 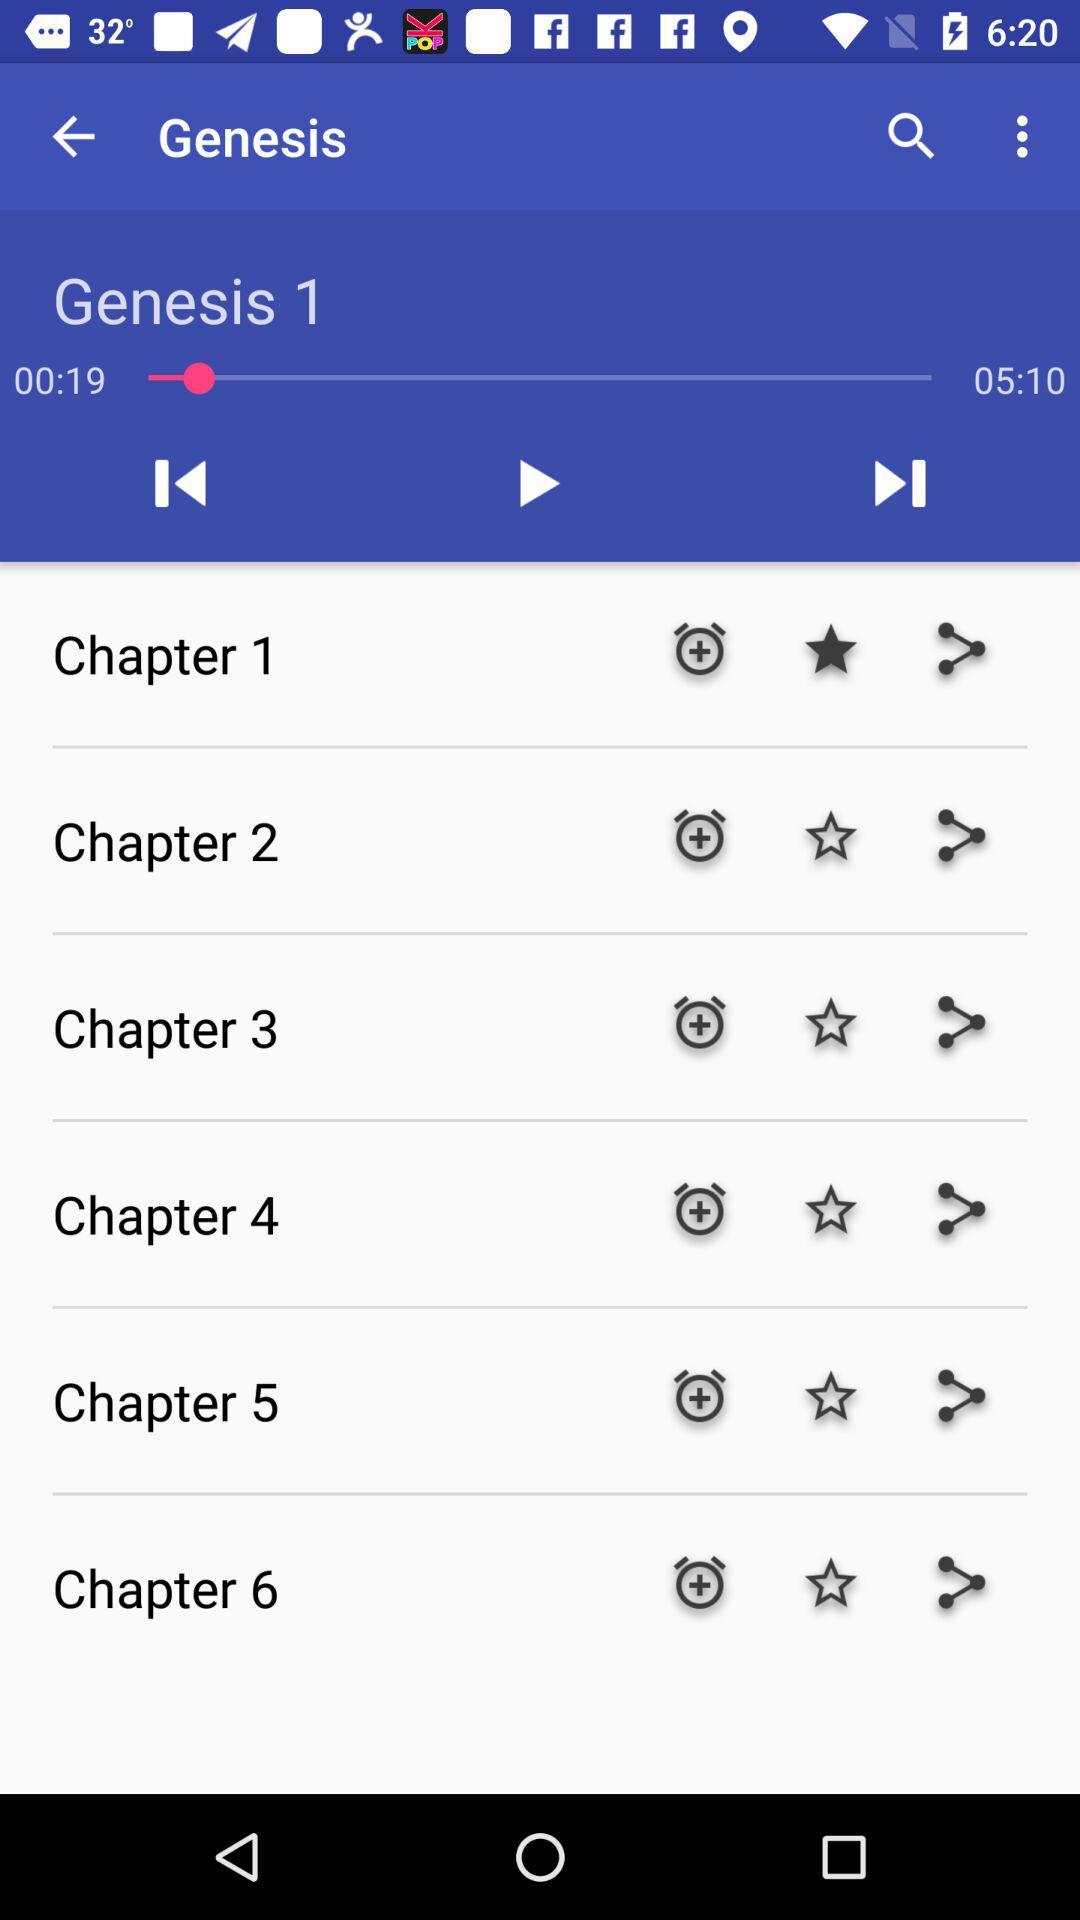 What do you see at coordinates (342, 1399) in the screenshot?
I see `chapter 5 item` at bounding box center [342, 1399].